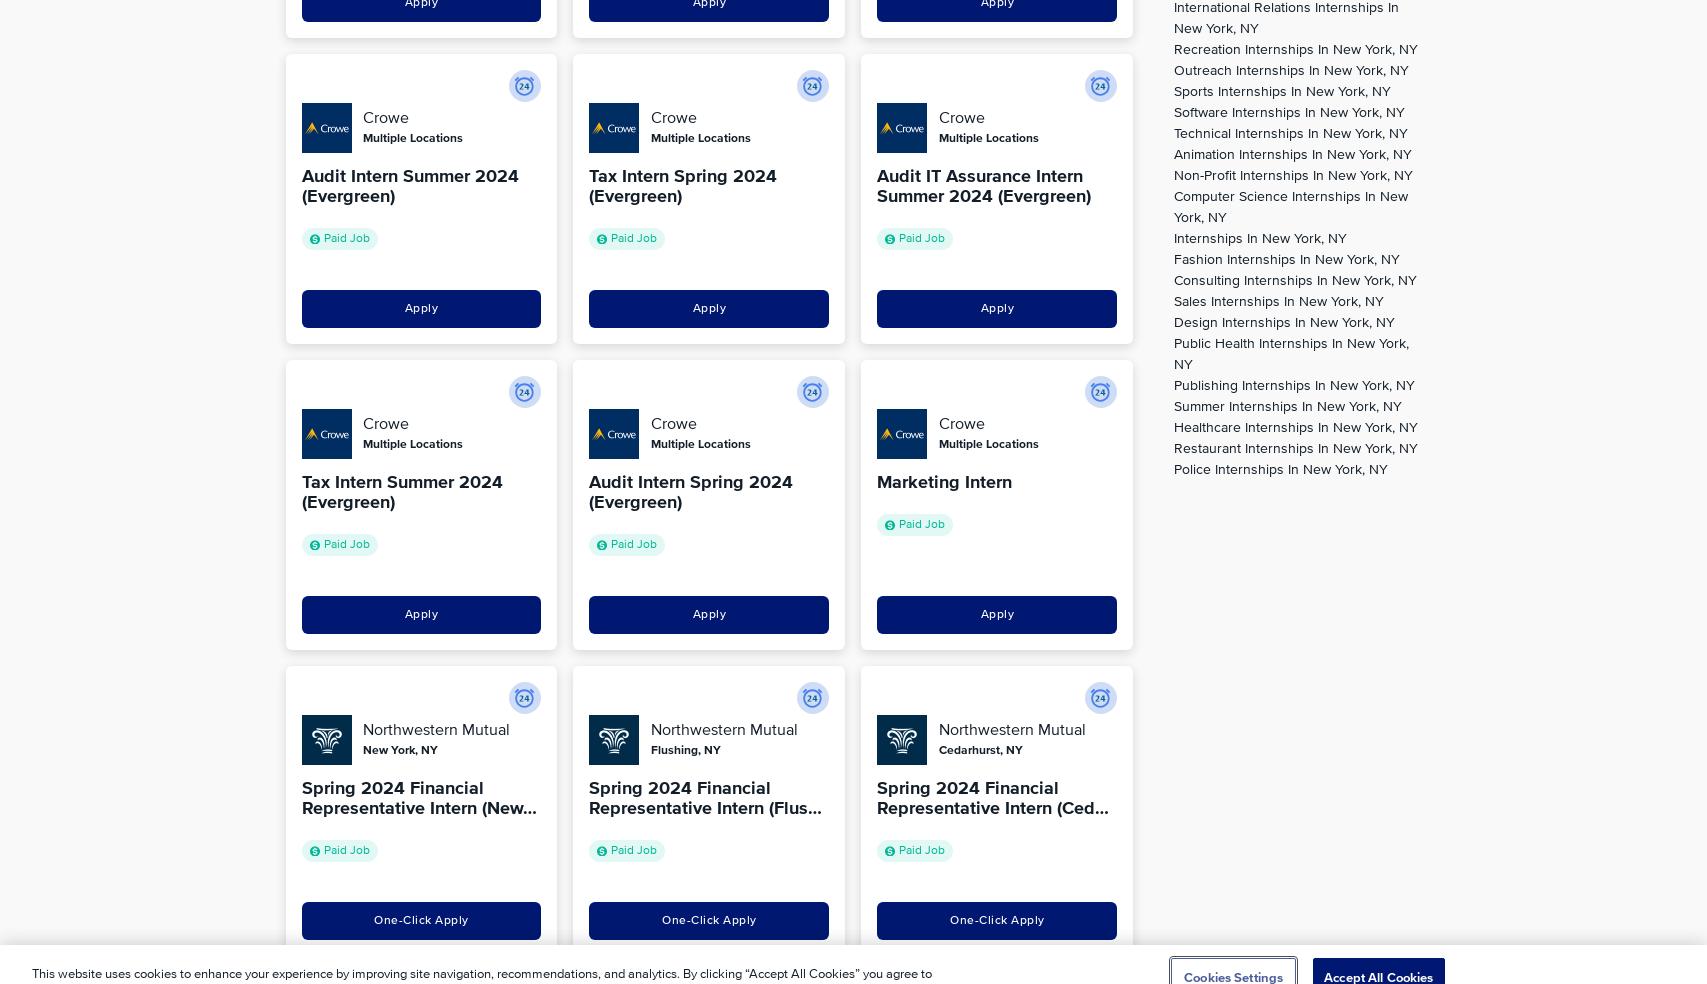 This screenshot has width=1707, height=984. Describe the element at coordinates (682, 186) in the screenshot. I see `'Tax Intern Spring 2024 (Evergreen)'` at that location.